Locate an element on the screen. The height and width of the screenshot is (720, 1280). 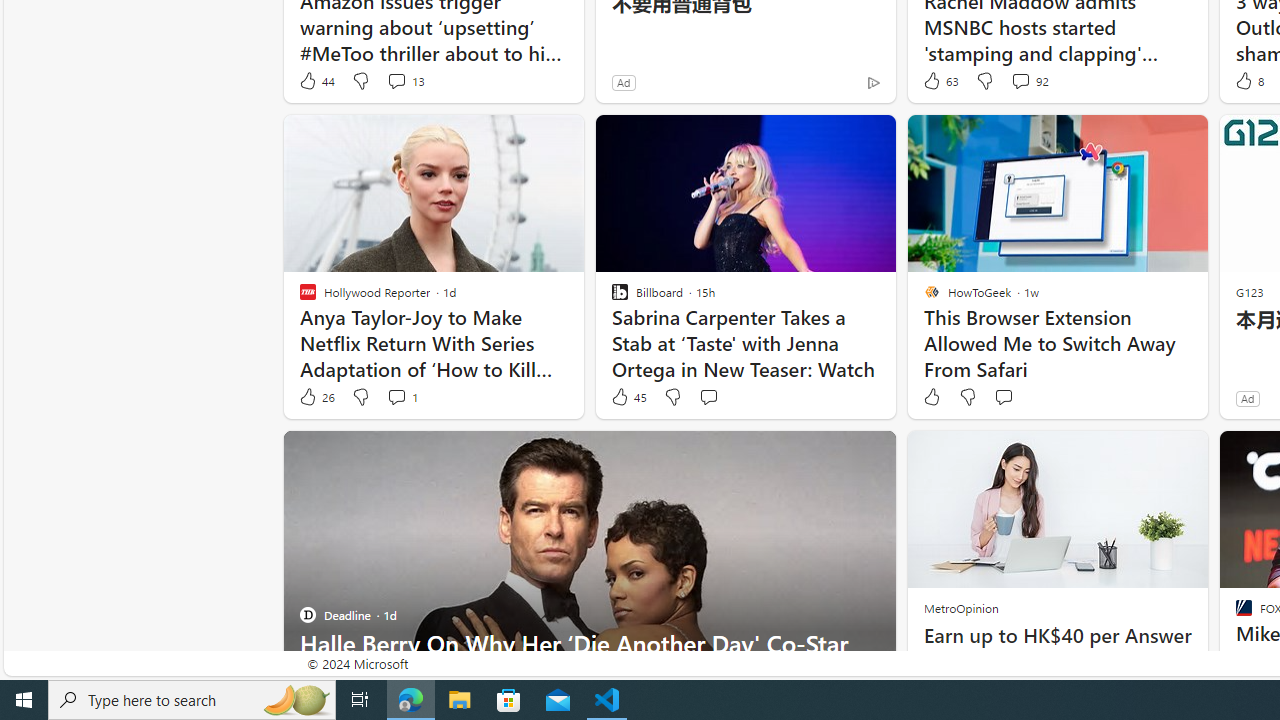
'45 Like' is located at coordinates (627, 397).